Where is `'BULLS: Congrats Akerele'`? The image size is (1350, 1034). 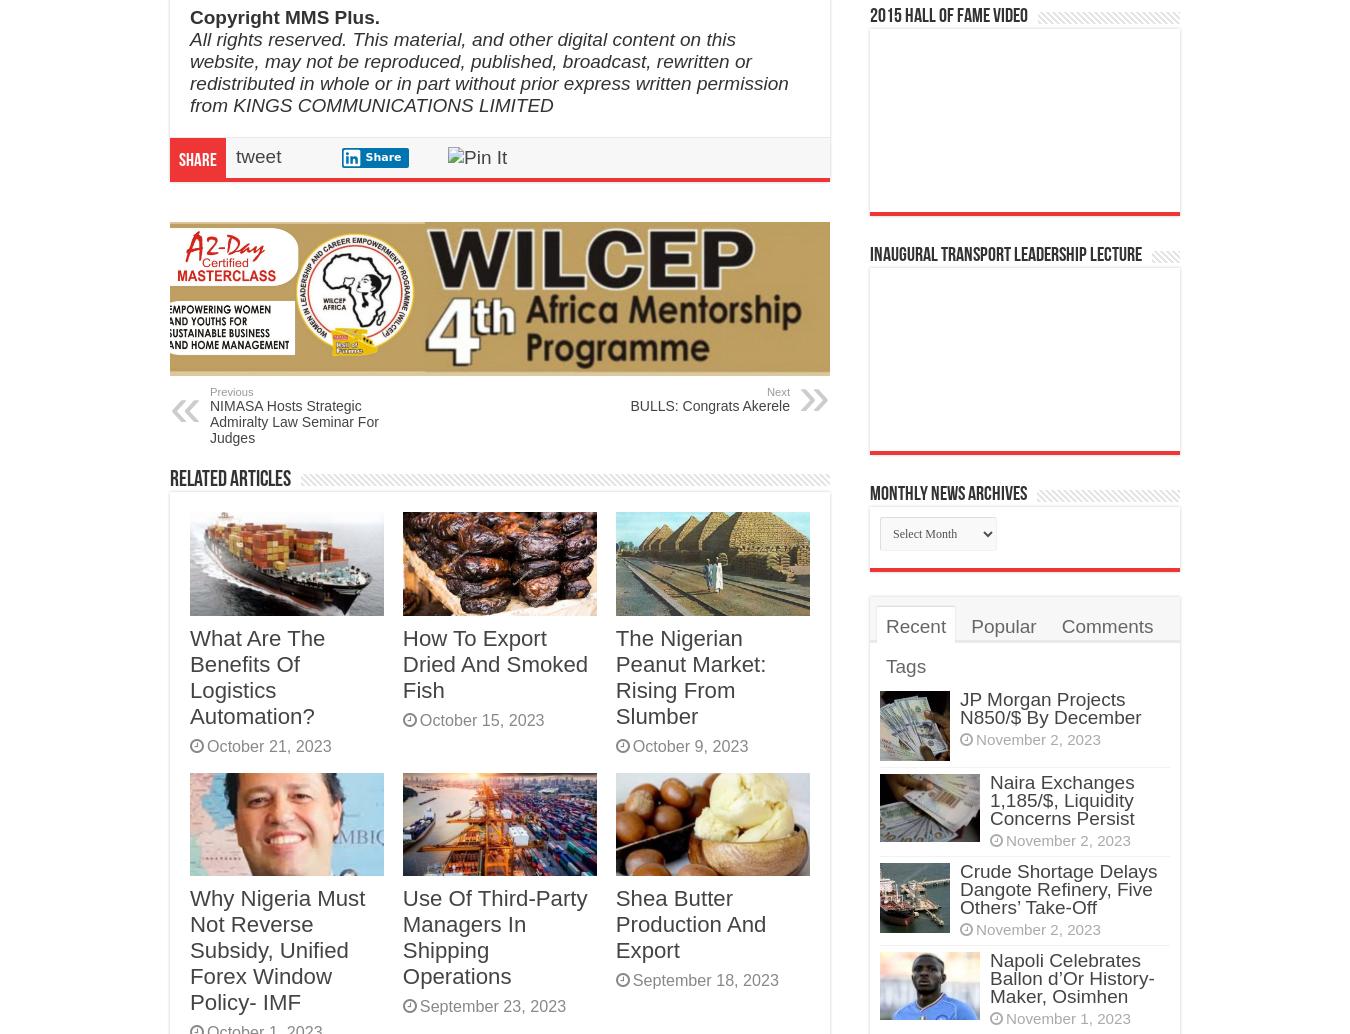
'BULLS: Congrats Akerele' is located at coordinates (708, 404).